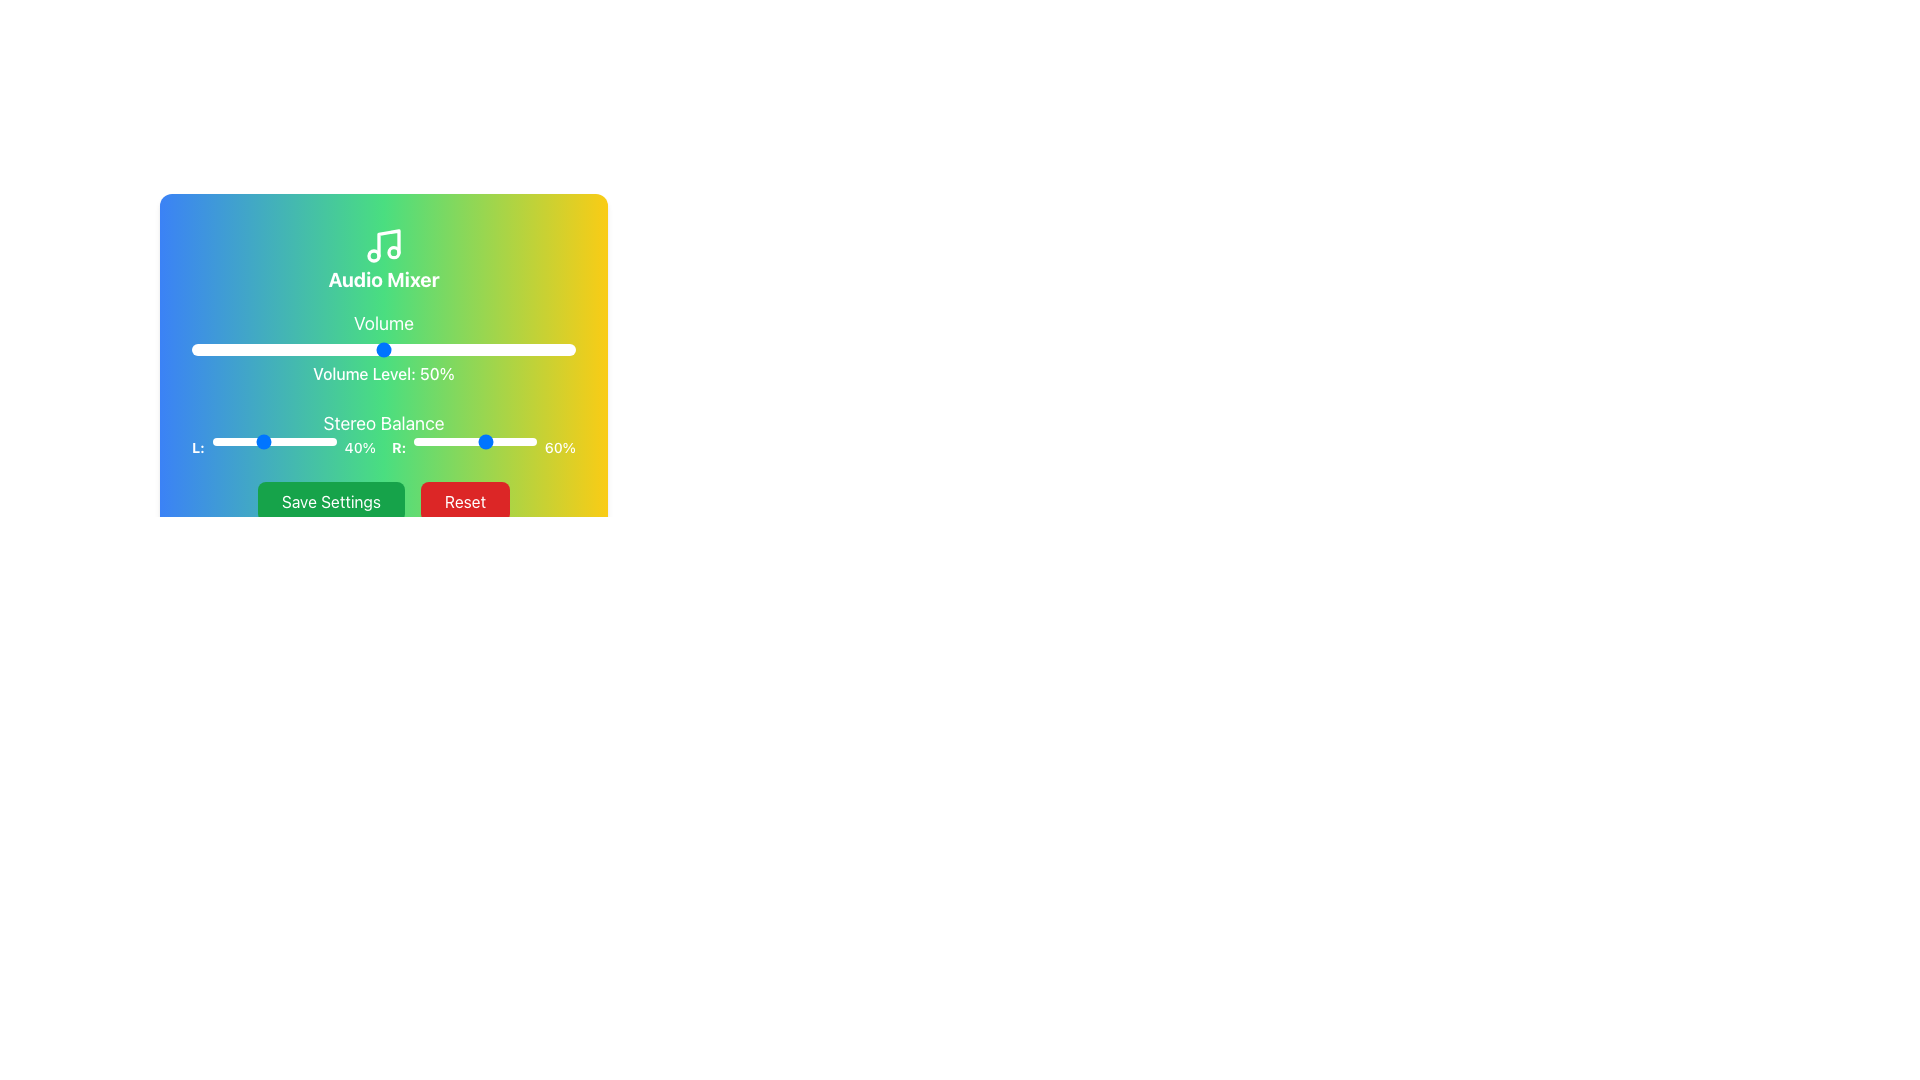 The width and height of the screenshot is (1920, 1080). What do you see at coordinates (384, 433) in the screenshot?
I see `the interactive audio balance slider control group, located below the 'Volume Level: 50%' section` at bounding box center [384, 433].